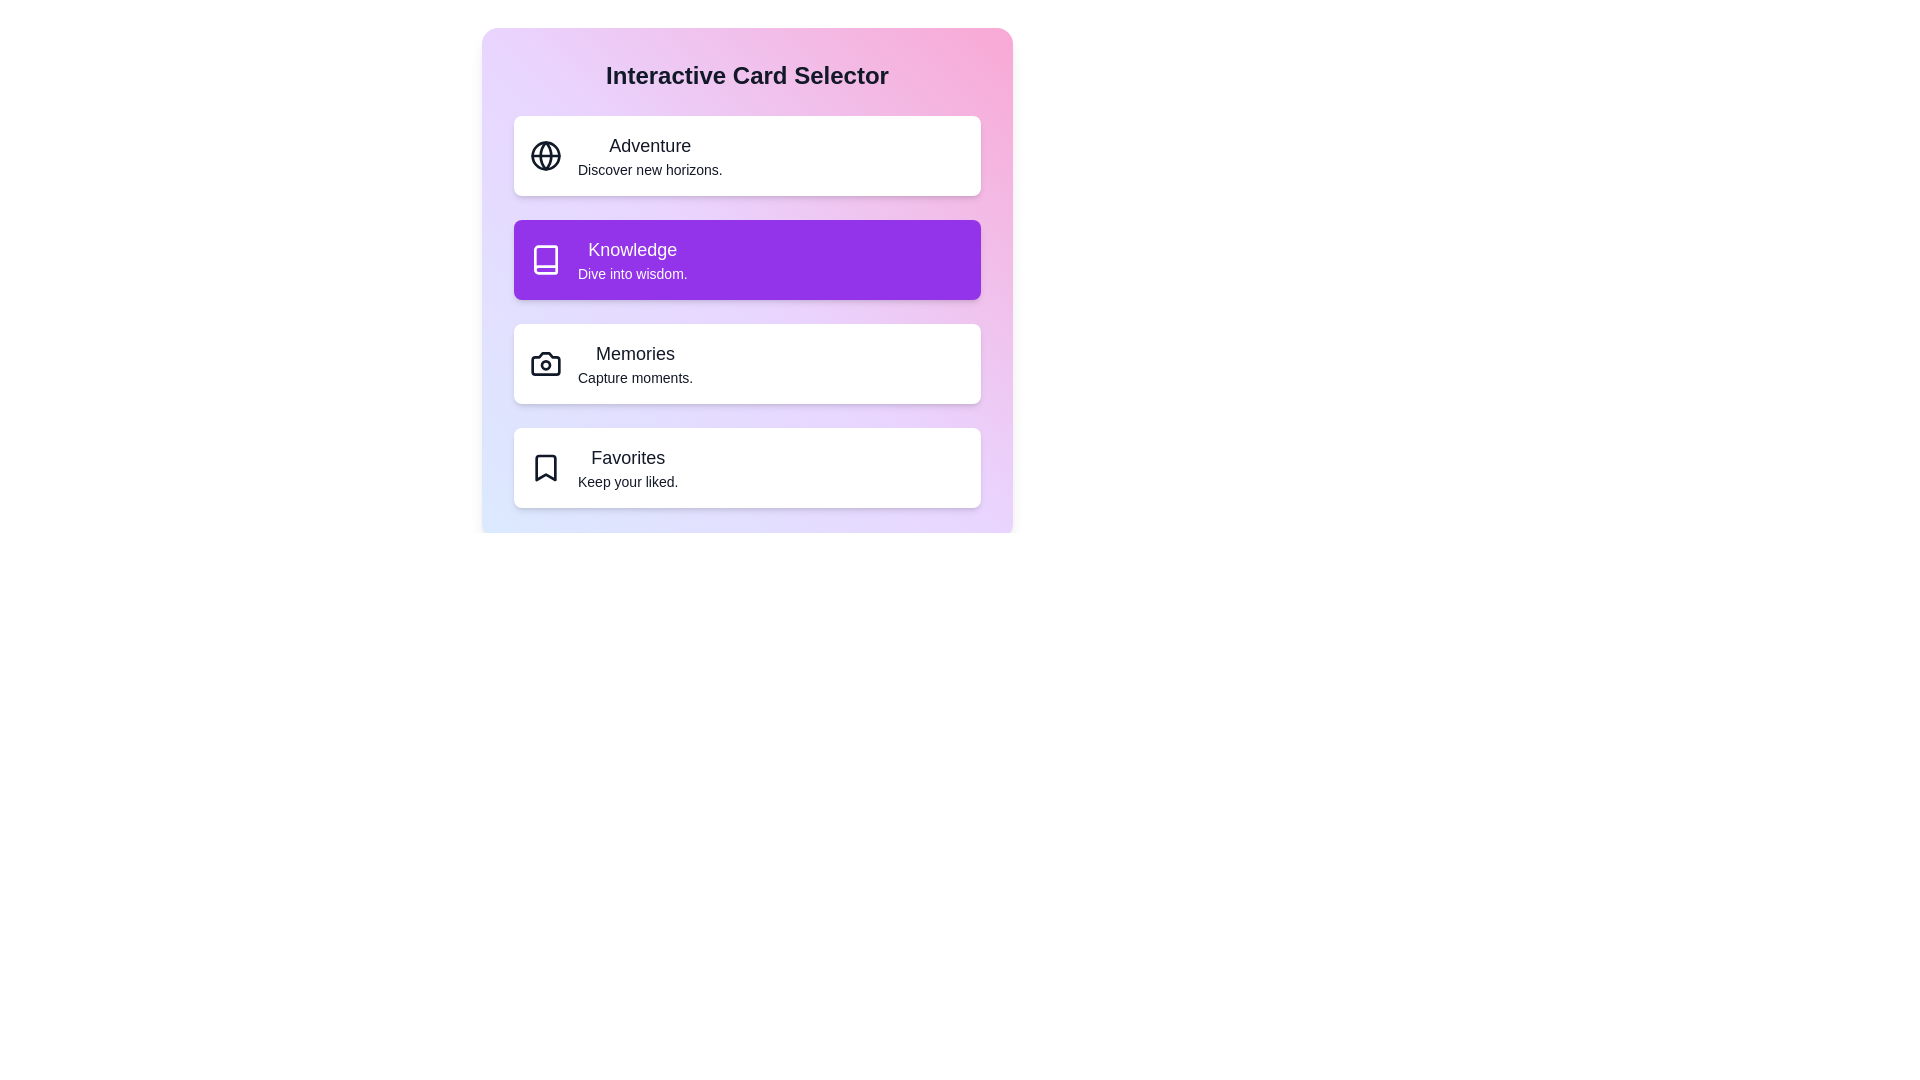 This screenshot has width=1920, height=1080. What do you see at coordinates (746, 154) in the screenshot?
I see `the card labeled Adventure` at bounding box center [746, 154].